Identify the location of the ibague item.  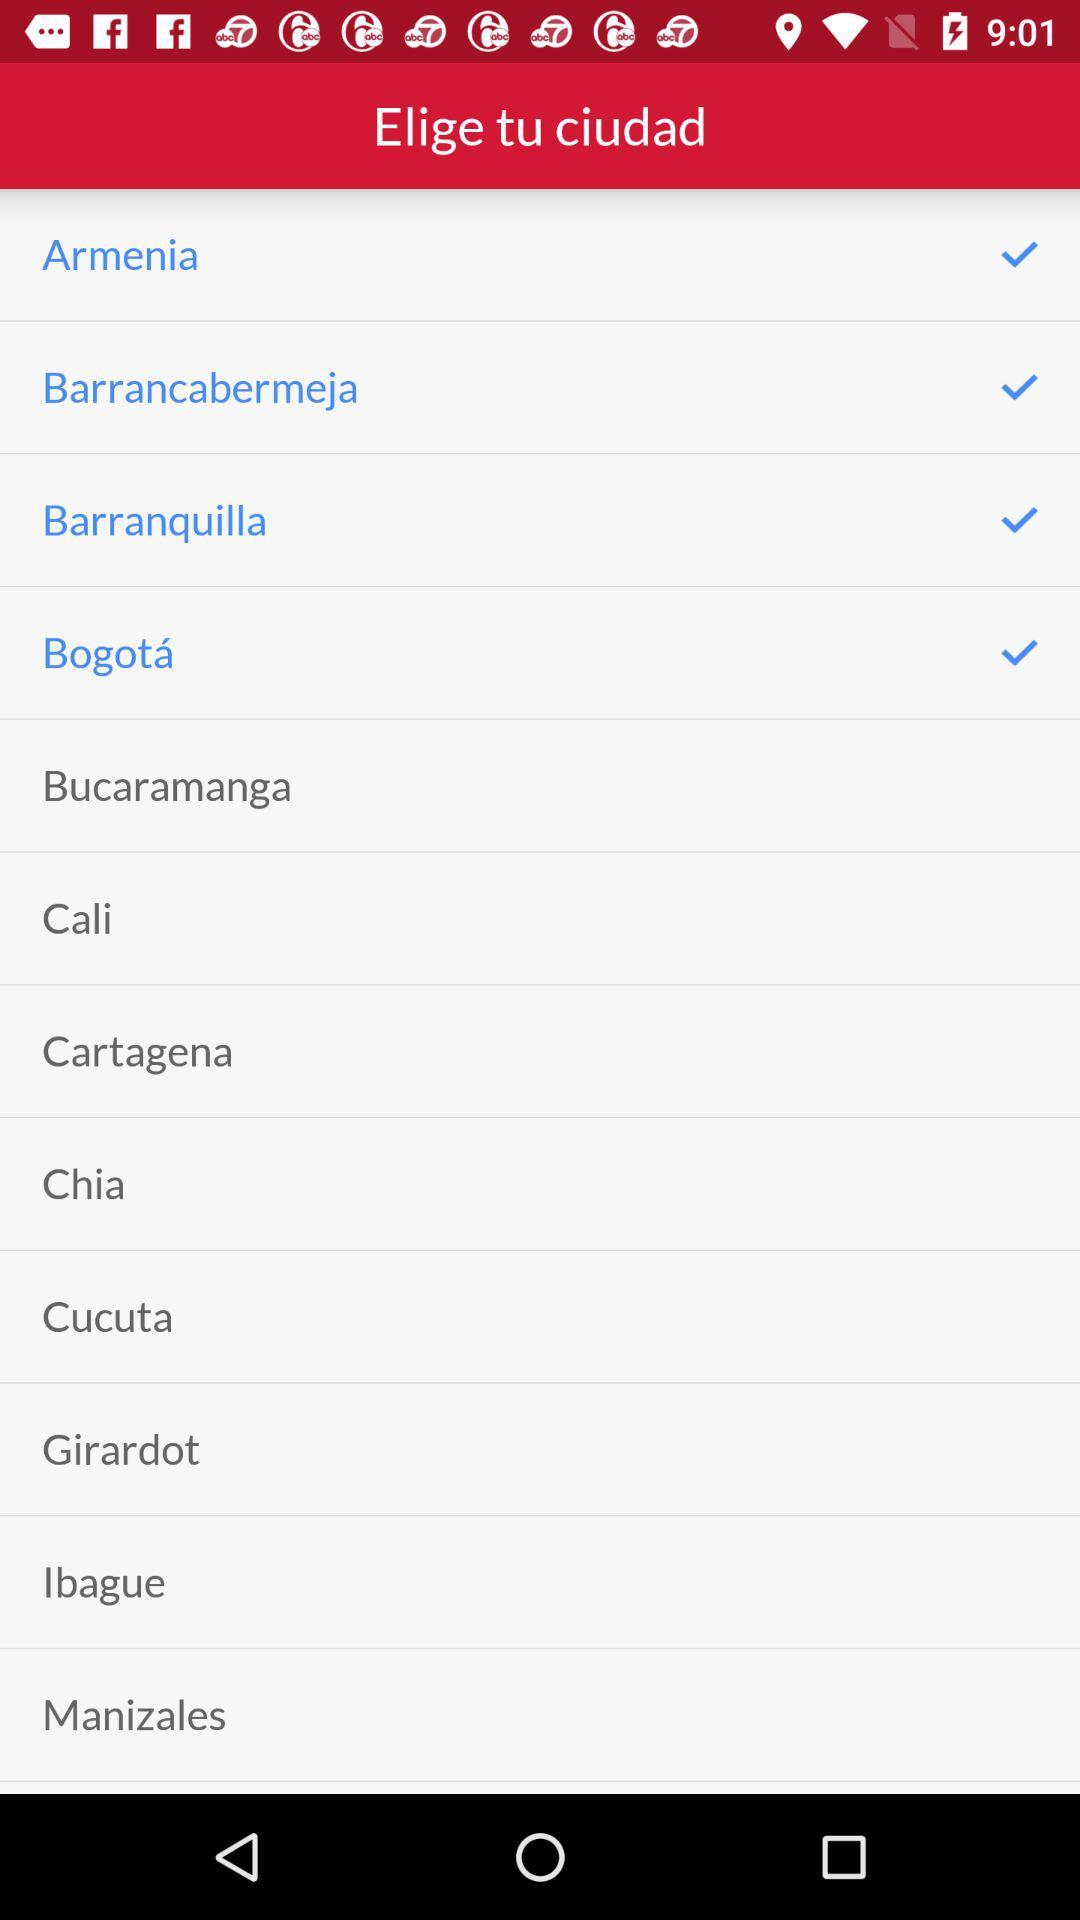
(103, 1581).